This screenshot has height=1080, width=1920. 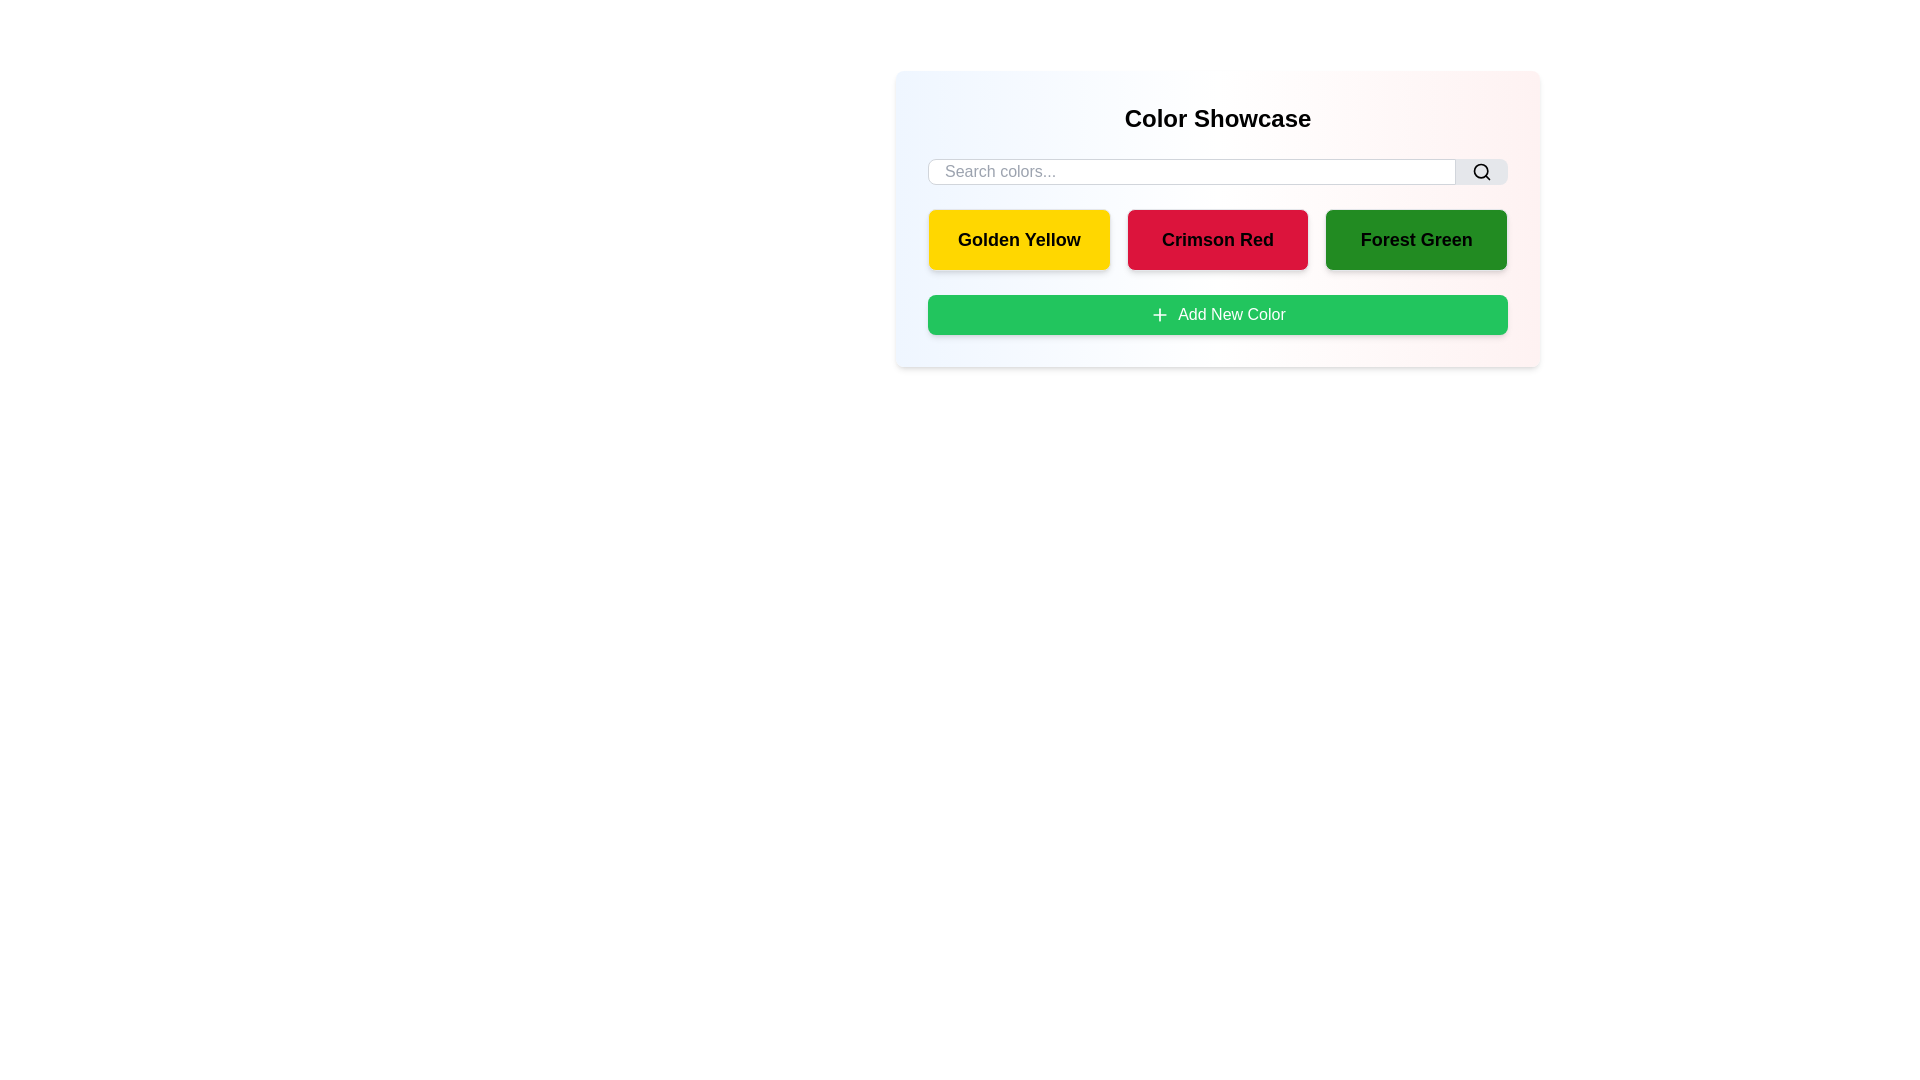 I want to click on the appearance of the circular shape that is part of the search icon located at the top-right corner of the interface, adjacent to the text input field for searching, so click(x=1481, y=170).